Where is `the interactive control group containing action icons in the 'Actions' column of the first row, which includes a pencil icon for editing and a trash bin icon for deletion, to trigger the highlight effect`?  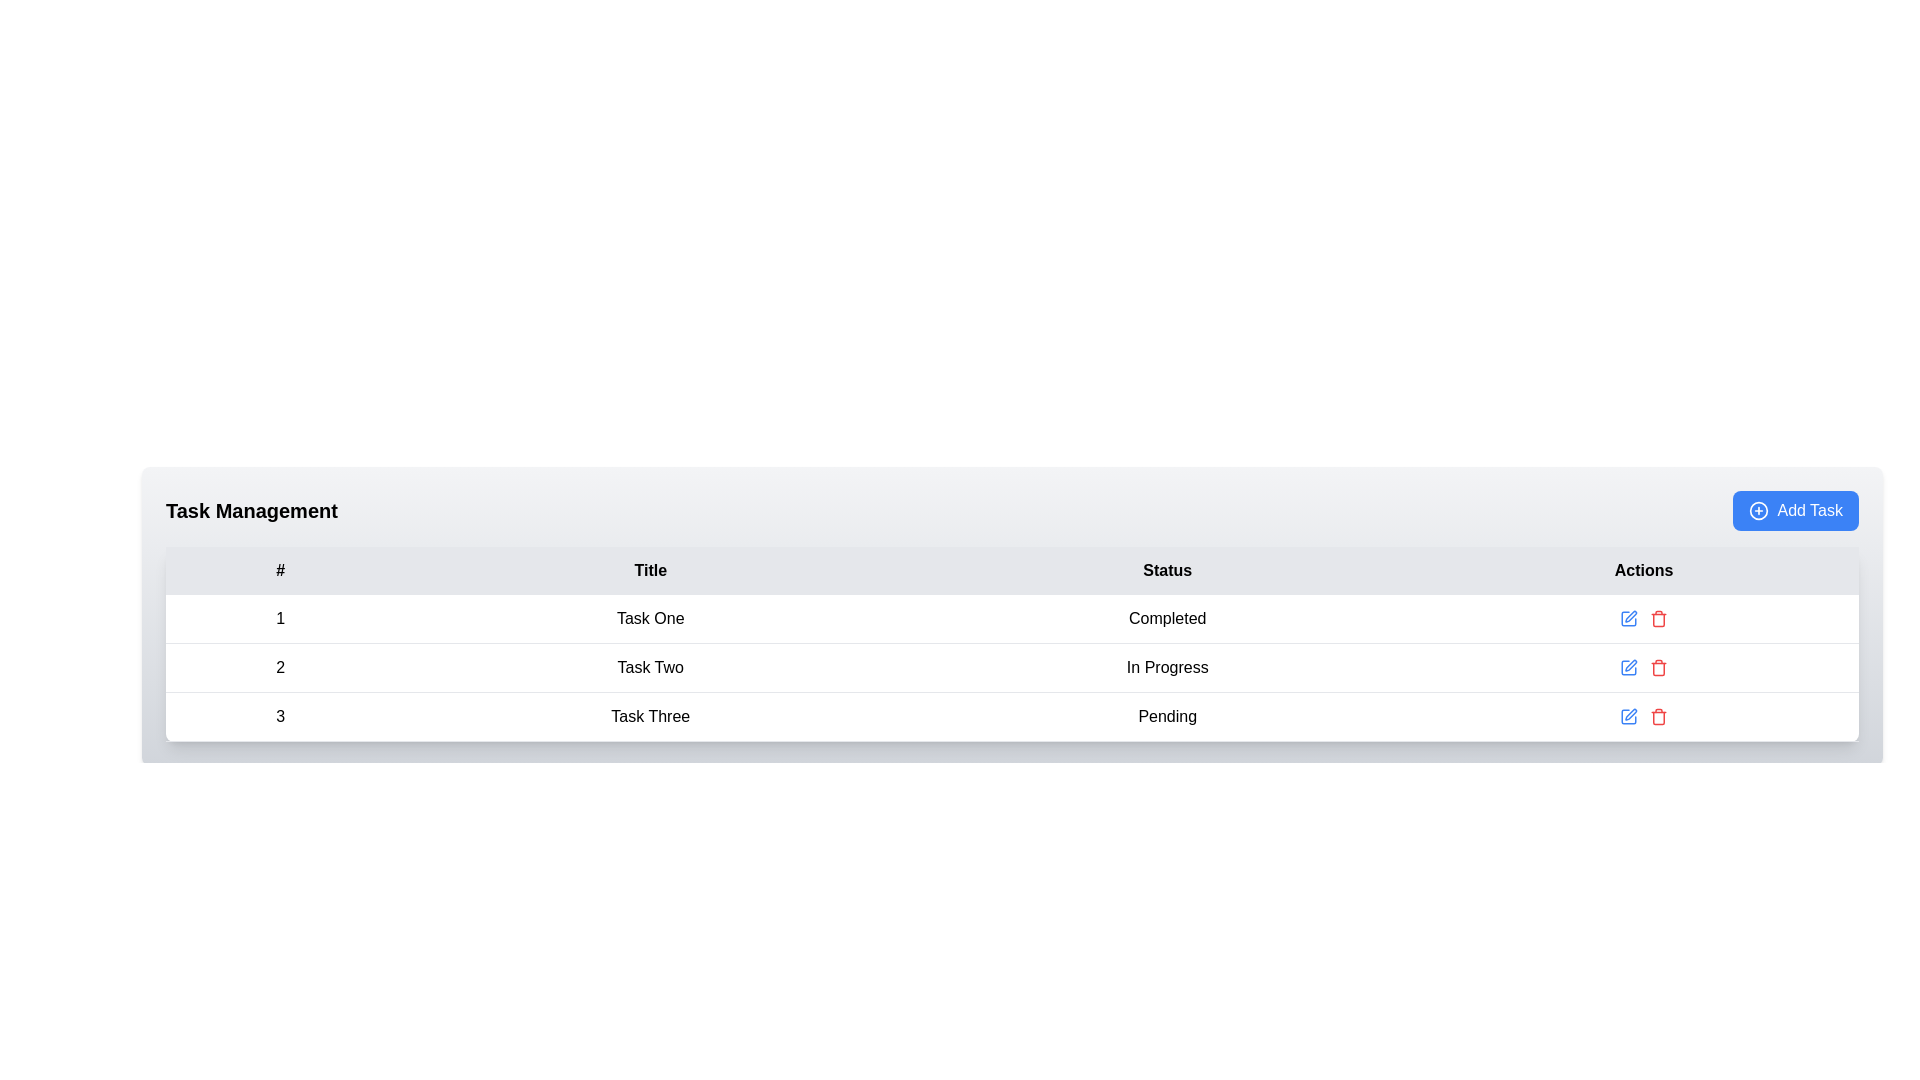 the interactive control group containing action icons in the 'Actions' column of the first row, which includes a pencil icon for editing and a trash bin icon for deletion, to trigger the highlight effect is located at coordinates (1644, 617).